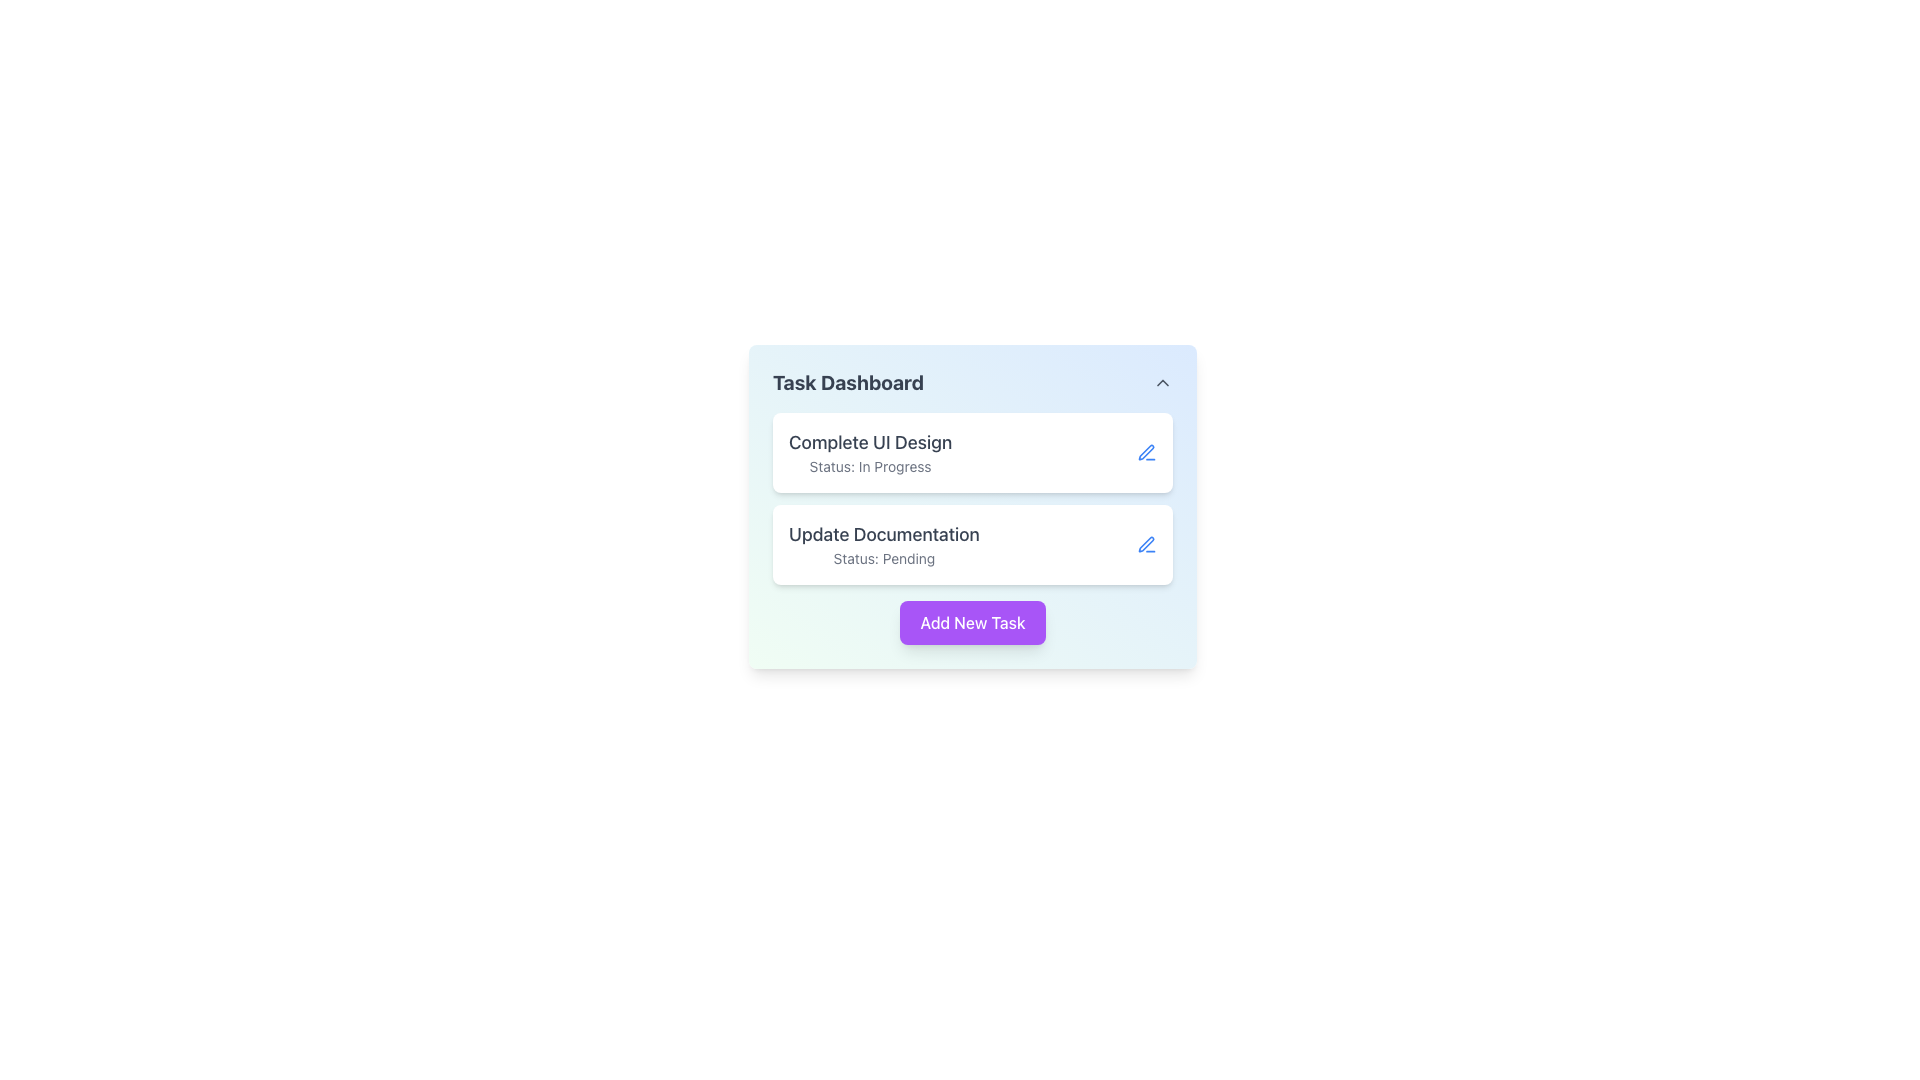 The image size is (1920, 1080). What do you see at coordinates (973, 622) in the screenshot?
I see `the 'Add Task' button located in the central lower part of the 'Task Dashboard' card to observe any hover effects` at bounding box center [973, 622].